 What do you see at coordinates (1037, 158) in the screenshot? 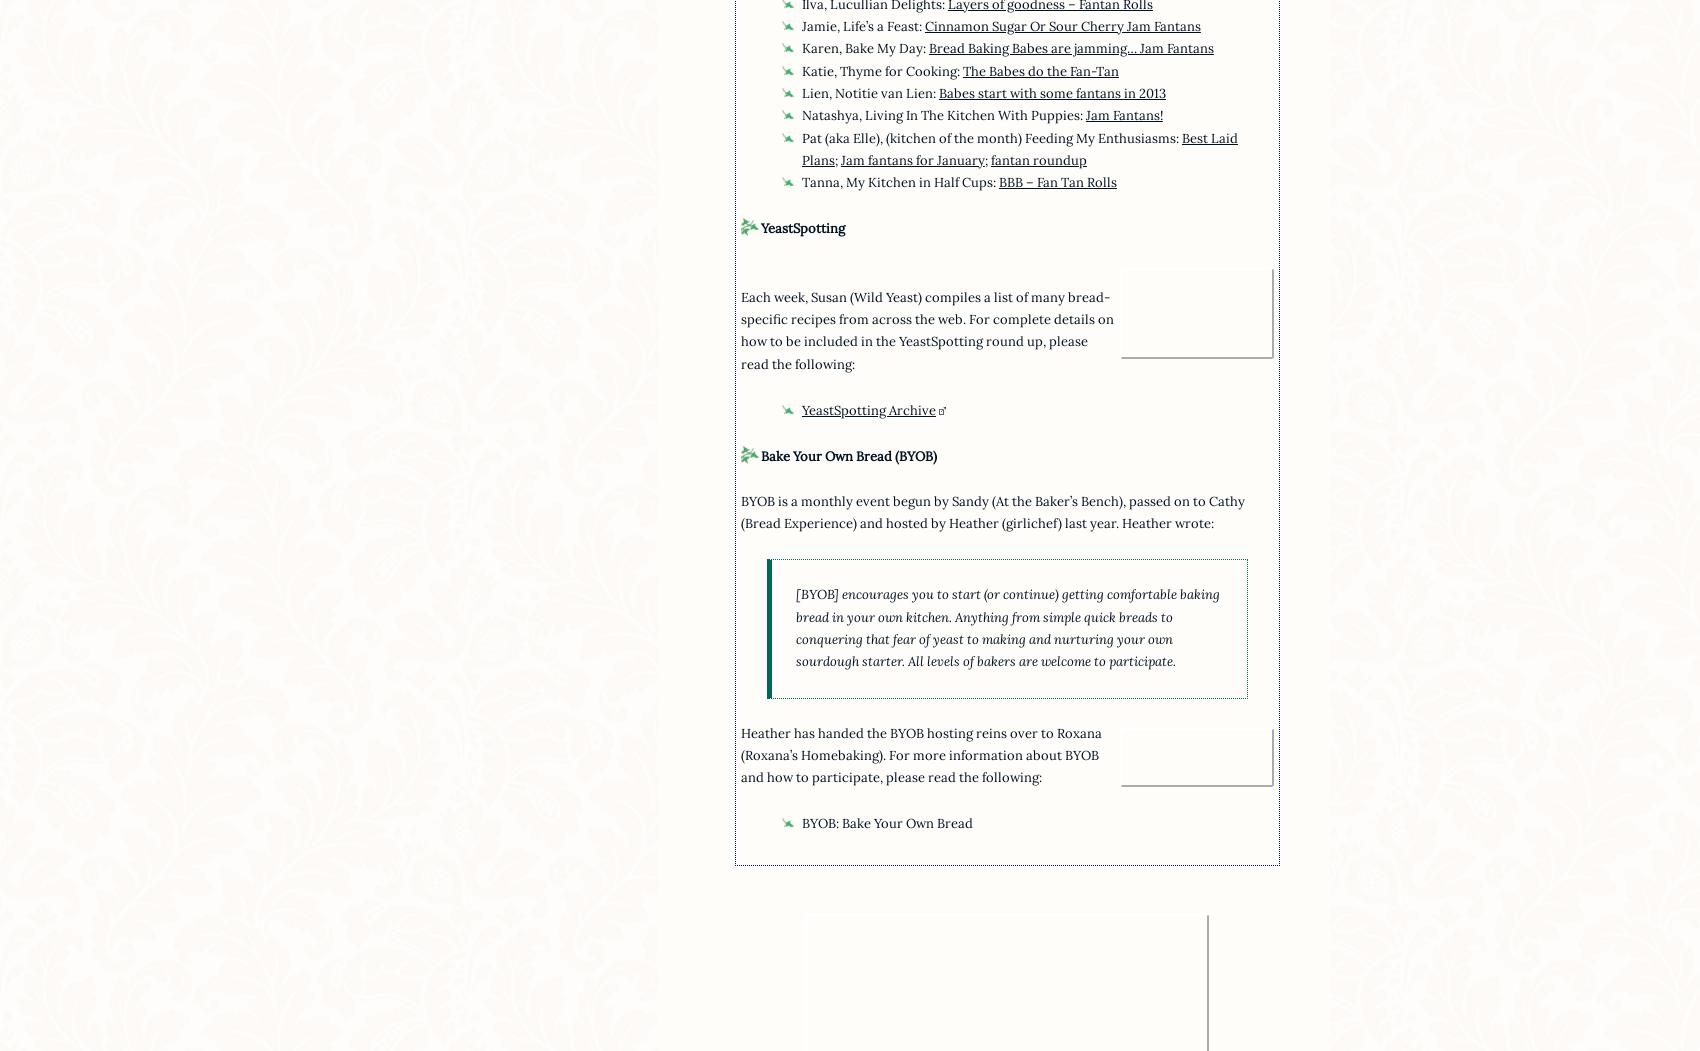
I see `'fantan roundup'` at bounding box center [1037, 158].